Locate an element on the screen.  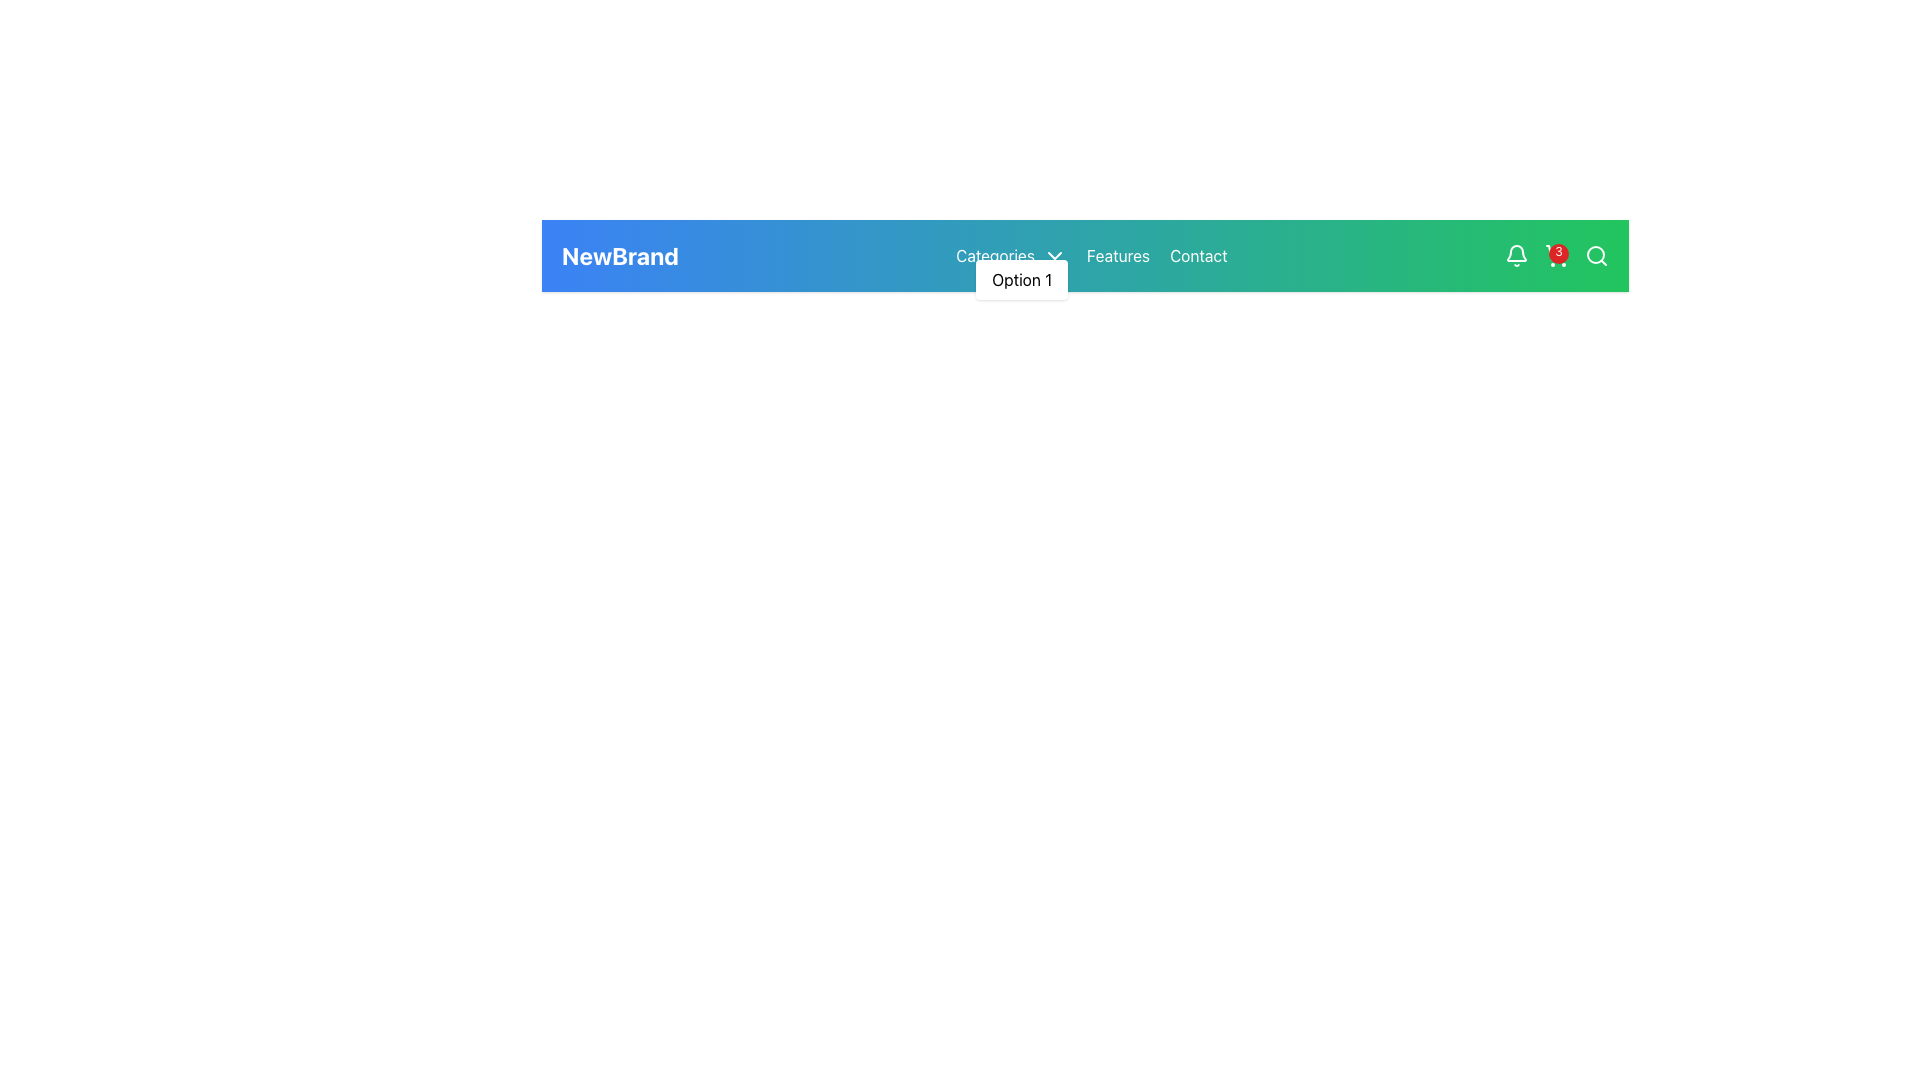
the 'Categories' dropdown trigger is located at coordinates (1011, 254).